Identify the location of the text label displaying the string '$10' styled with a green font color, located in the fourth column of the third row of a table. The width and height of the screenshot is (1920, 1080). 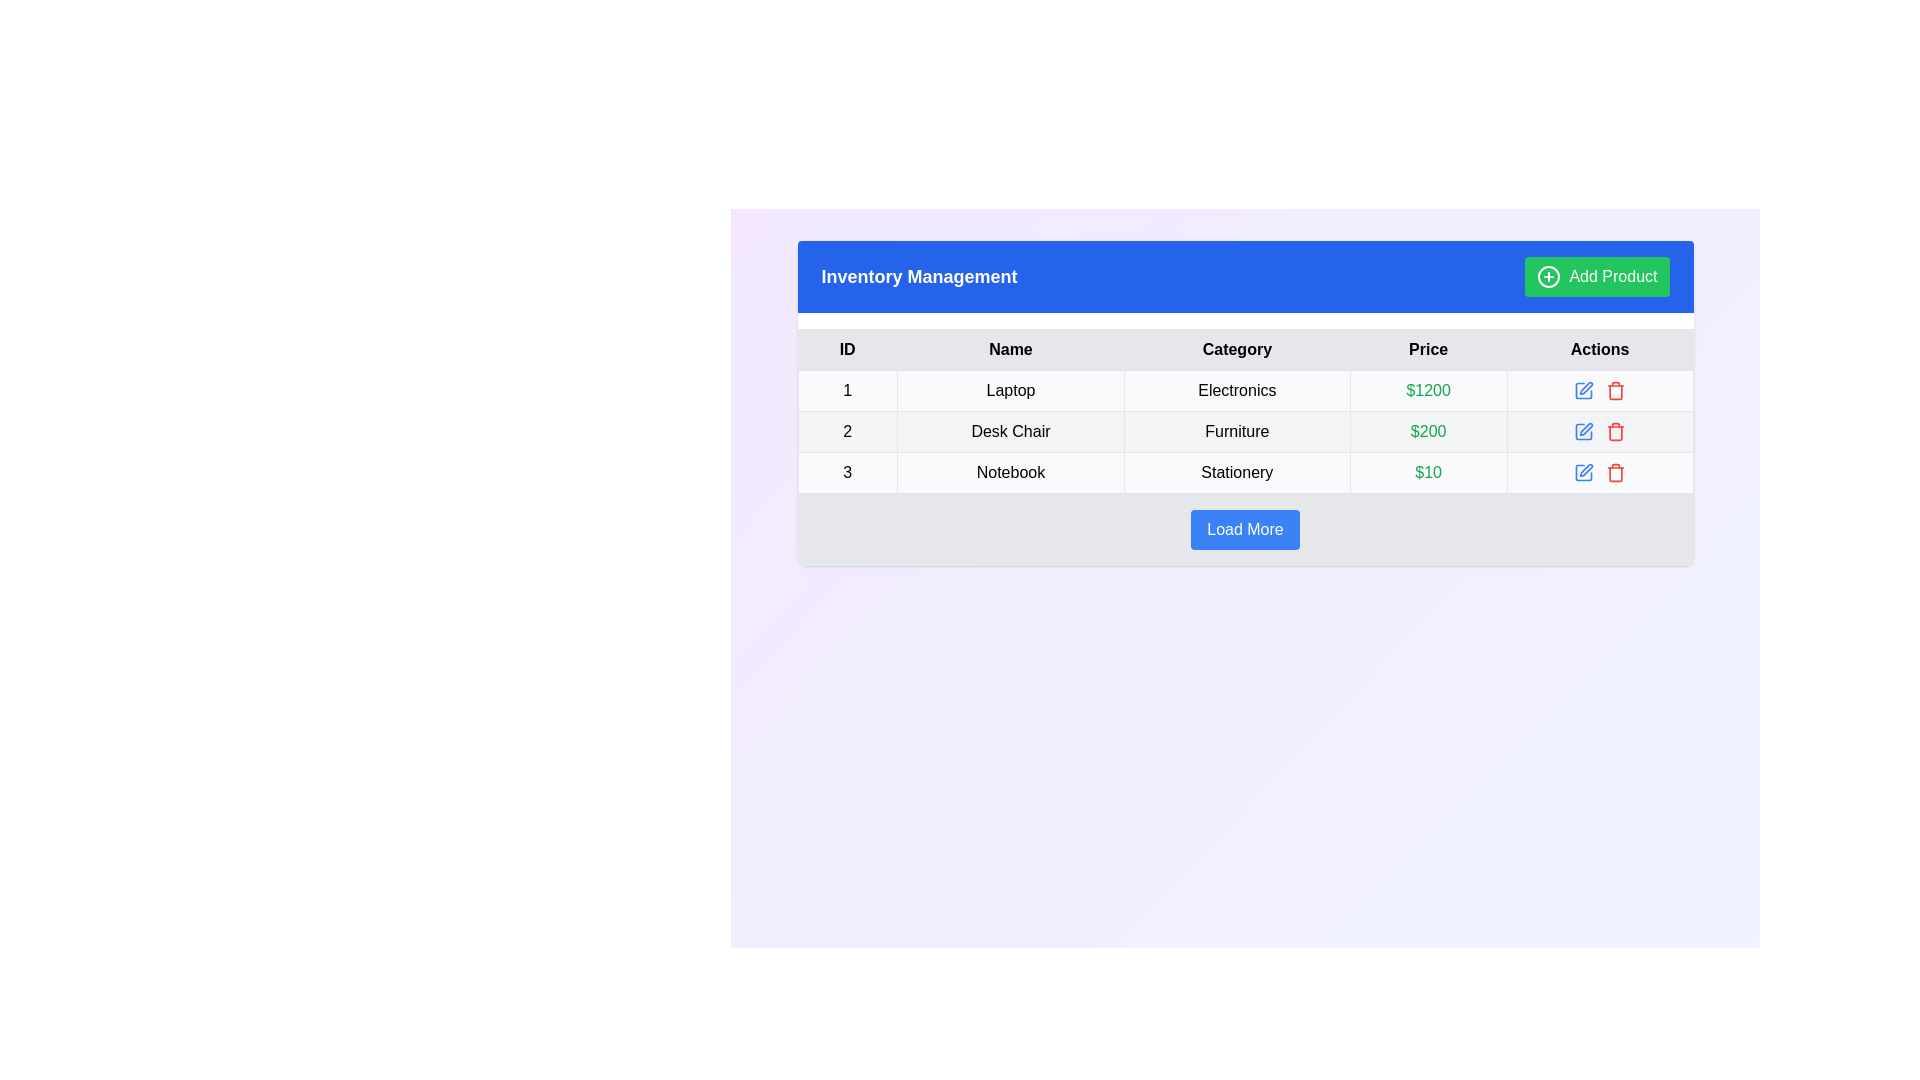
(1427, 473).